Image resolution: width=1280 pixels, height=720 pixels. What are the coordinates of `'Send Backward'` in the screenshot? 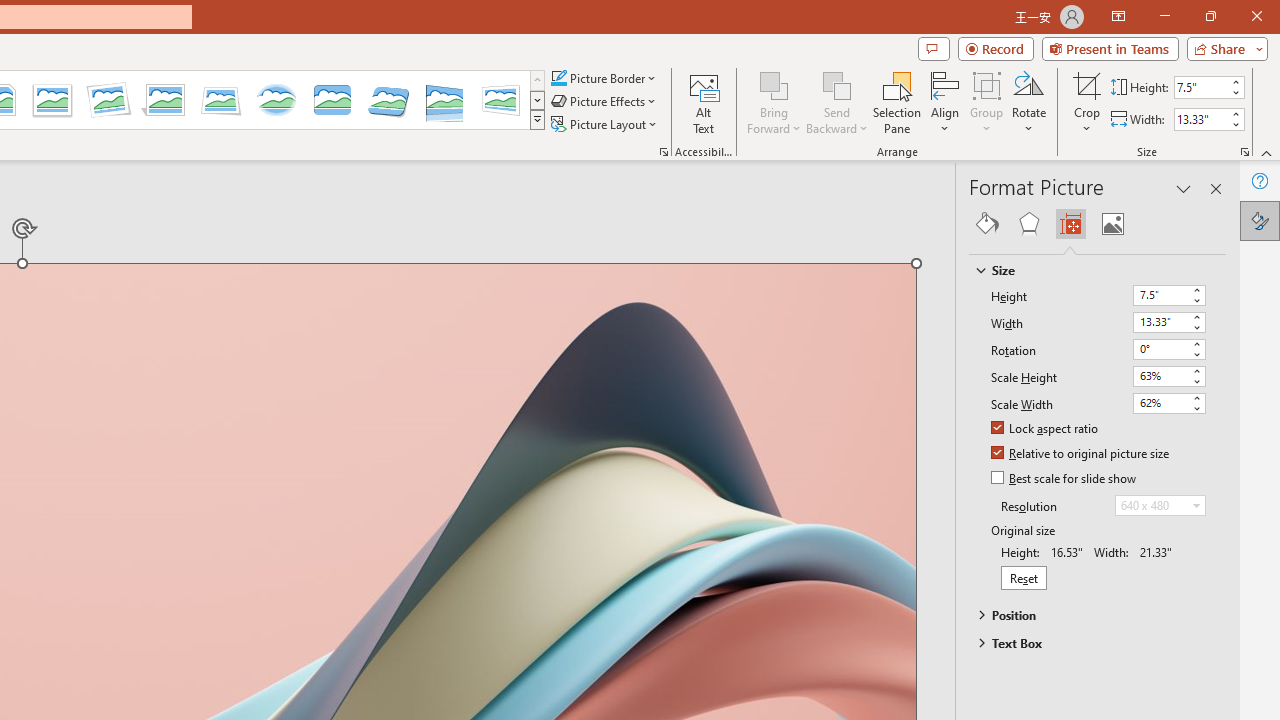 It's located at (837, 103).